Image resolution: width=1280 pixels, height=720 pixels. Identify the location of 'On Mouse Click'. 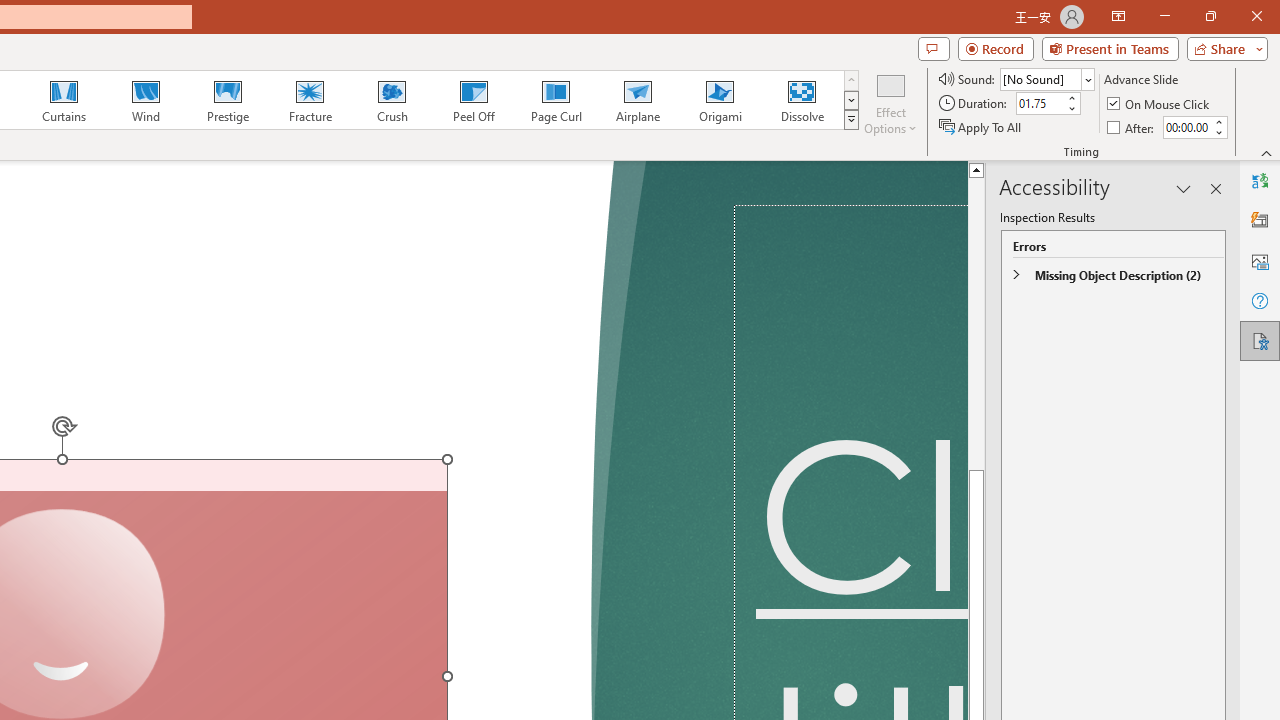
(1159, 103).